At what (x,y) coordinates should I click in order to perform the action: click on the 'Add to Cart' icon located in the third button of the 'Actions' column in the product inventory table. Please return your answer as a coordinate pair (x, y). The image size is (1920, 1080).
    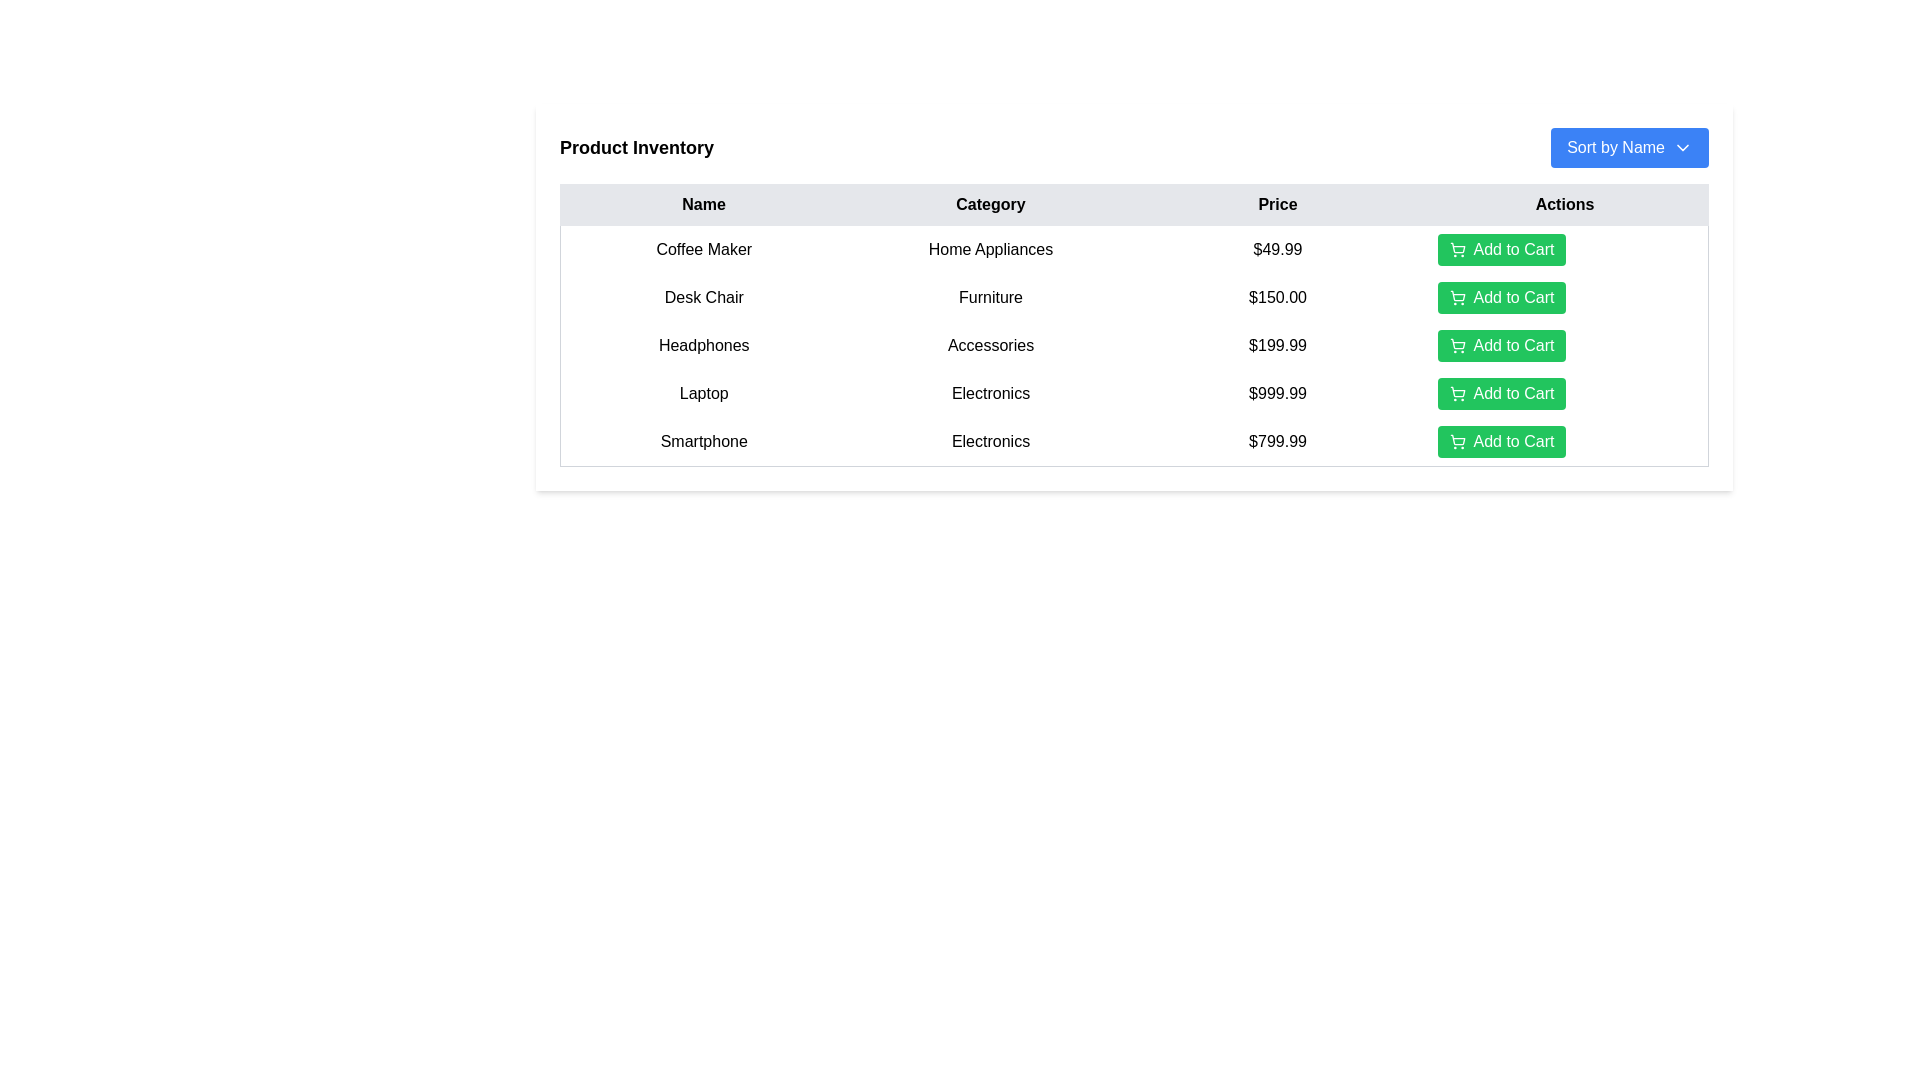
    Looking at the image, I should click on (1457, 345).